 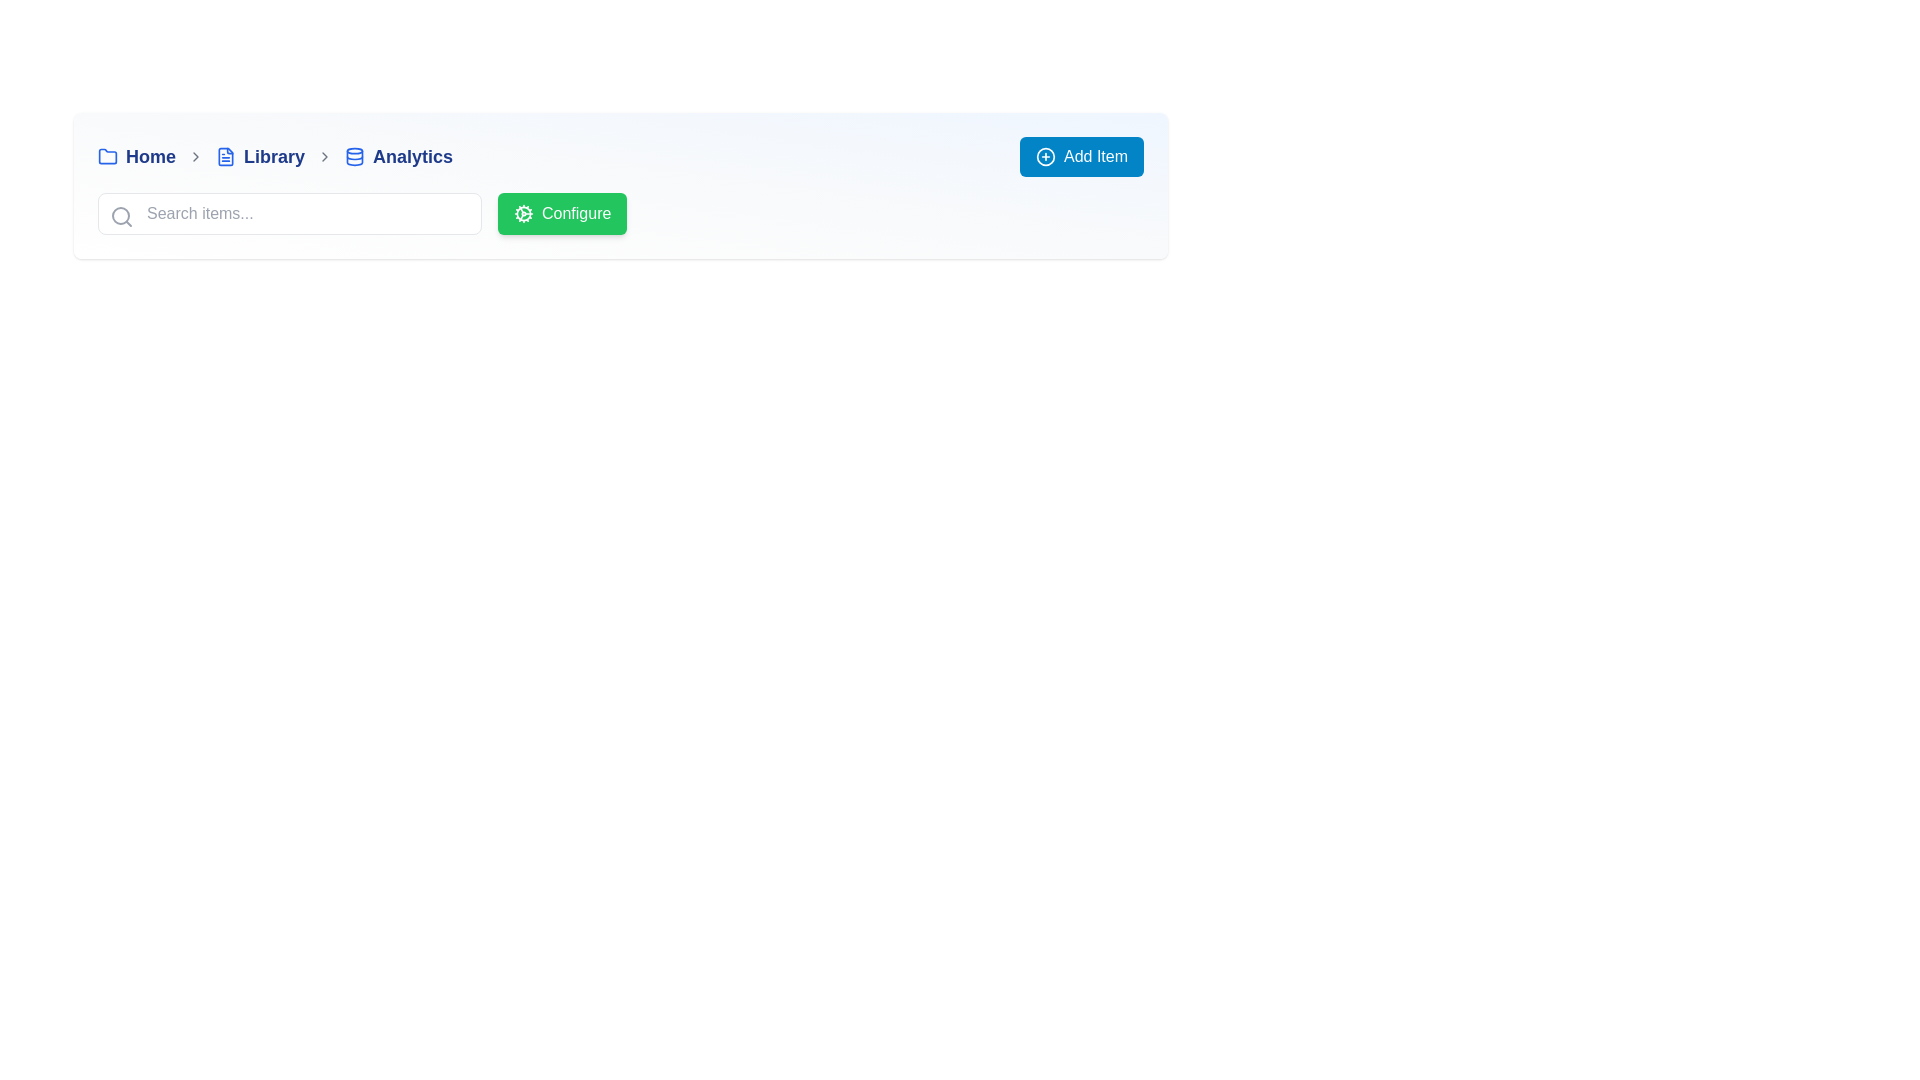 What do you see at coordinates (1045, 156) in the screenshot?
I see `the decorative circle within the icon located to the left of the blue 'Add Item' button at the top-right section of the UI` at bounding box center [1045, 156].